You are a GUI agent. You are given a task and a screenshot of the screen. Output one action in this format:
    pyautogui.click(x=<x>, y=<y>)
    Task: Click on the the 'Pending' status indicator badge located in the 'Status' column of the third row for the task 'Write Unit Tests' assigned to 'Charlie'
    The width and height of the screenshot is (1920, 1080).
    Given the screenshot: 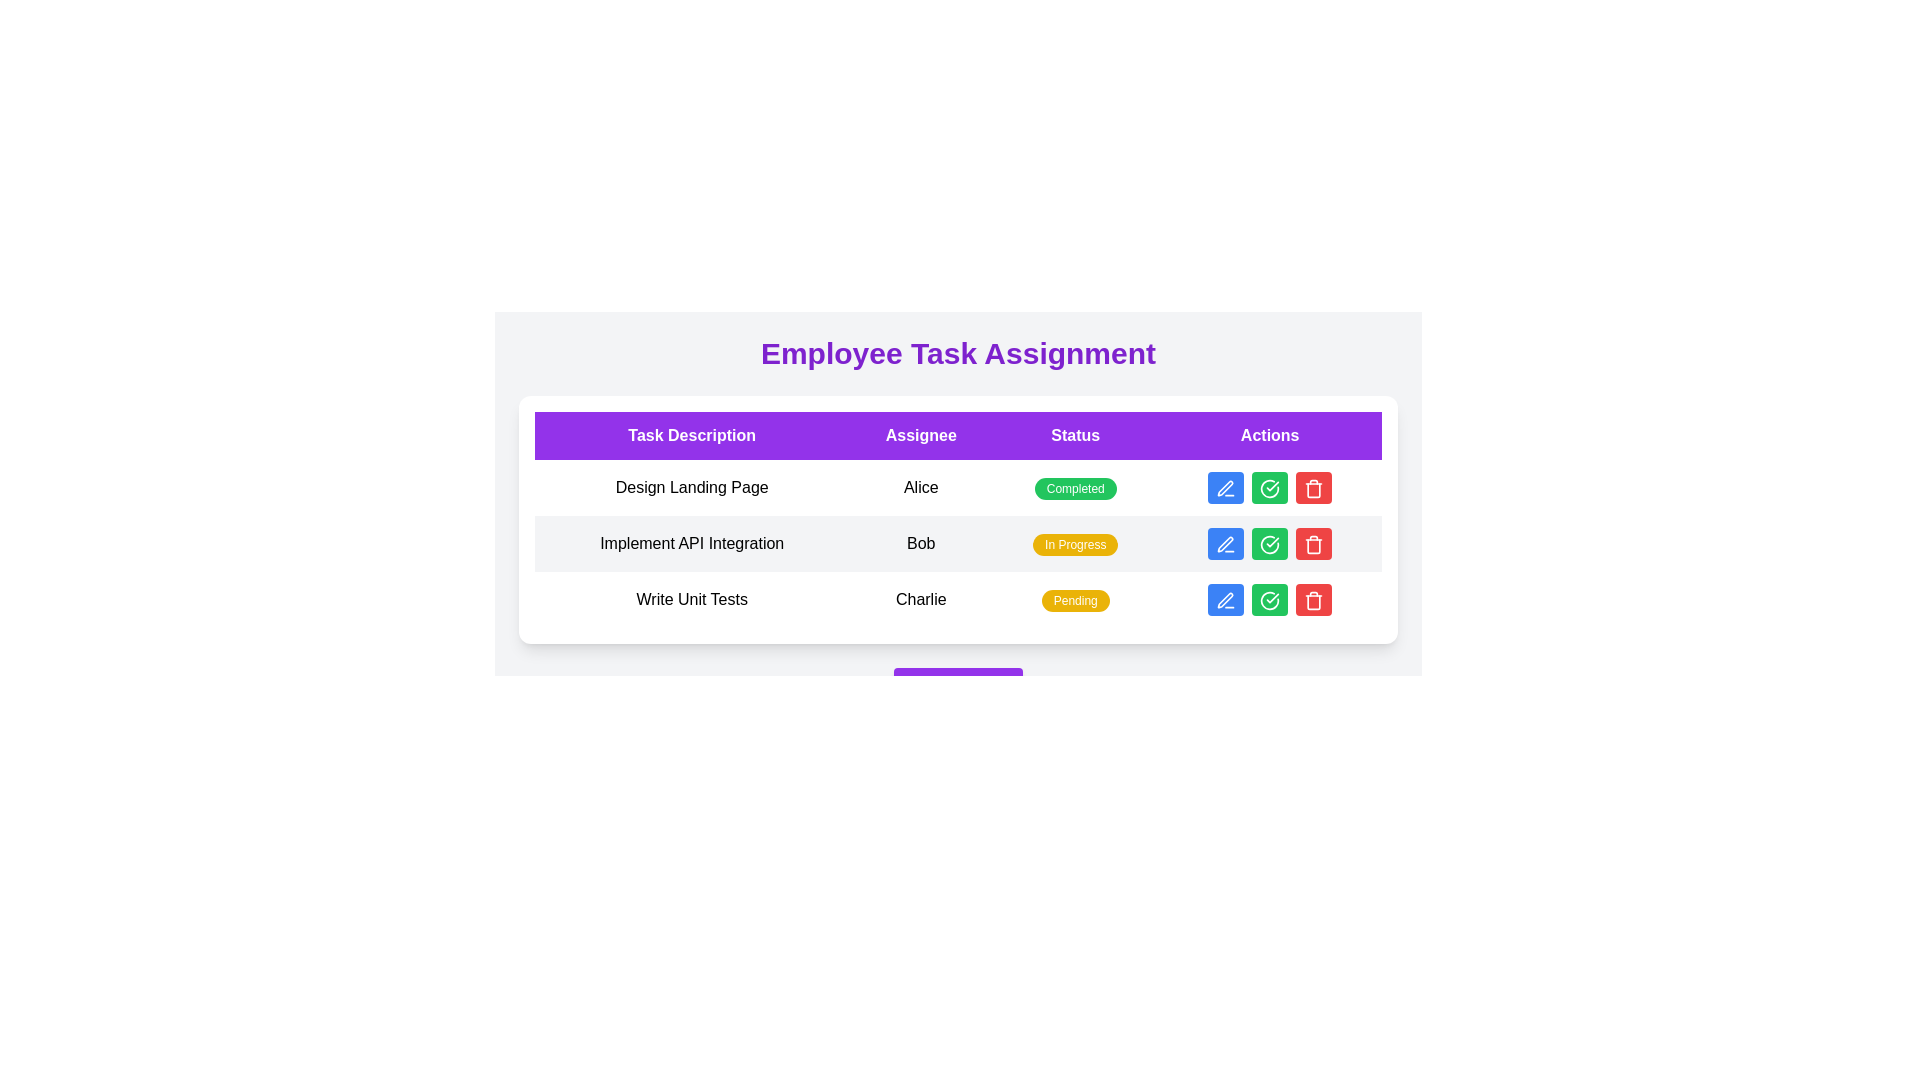 What is the action you would take?
    pyautogui.click(x=1074, y=600)
    